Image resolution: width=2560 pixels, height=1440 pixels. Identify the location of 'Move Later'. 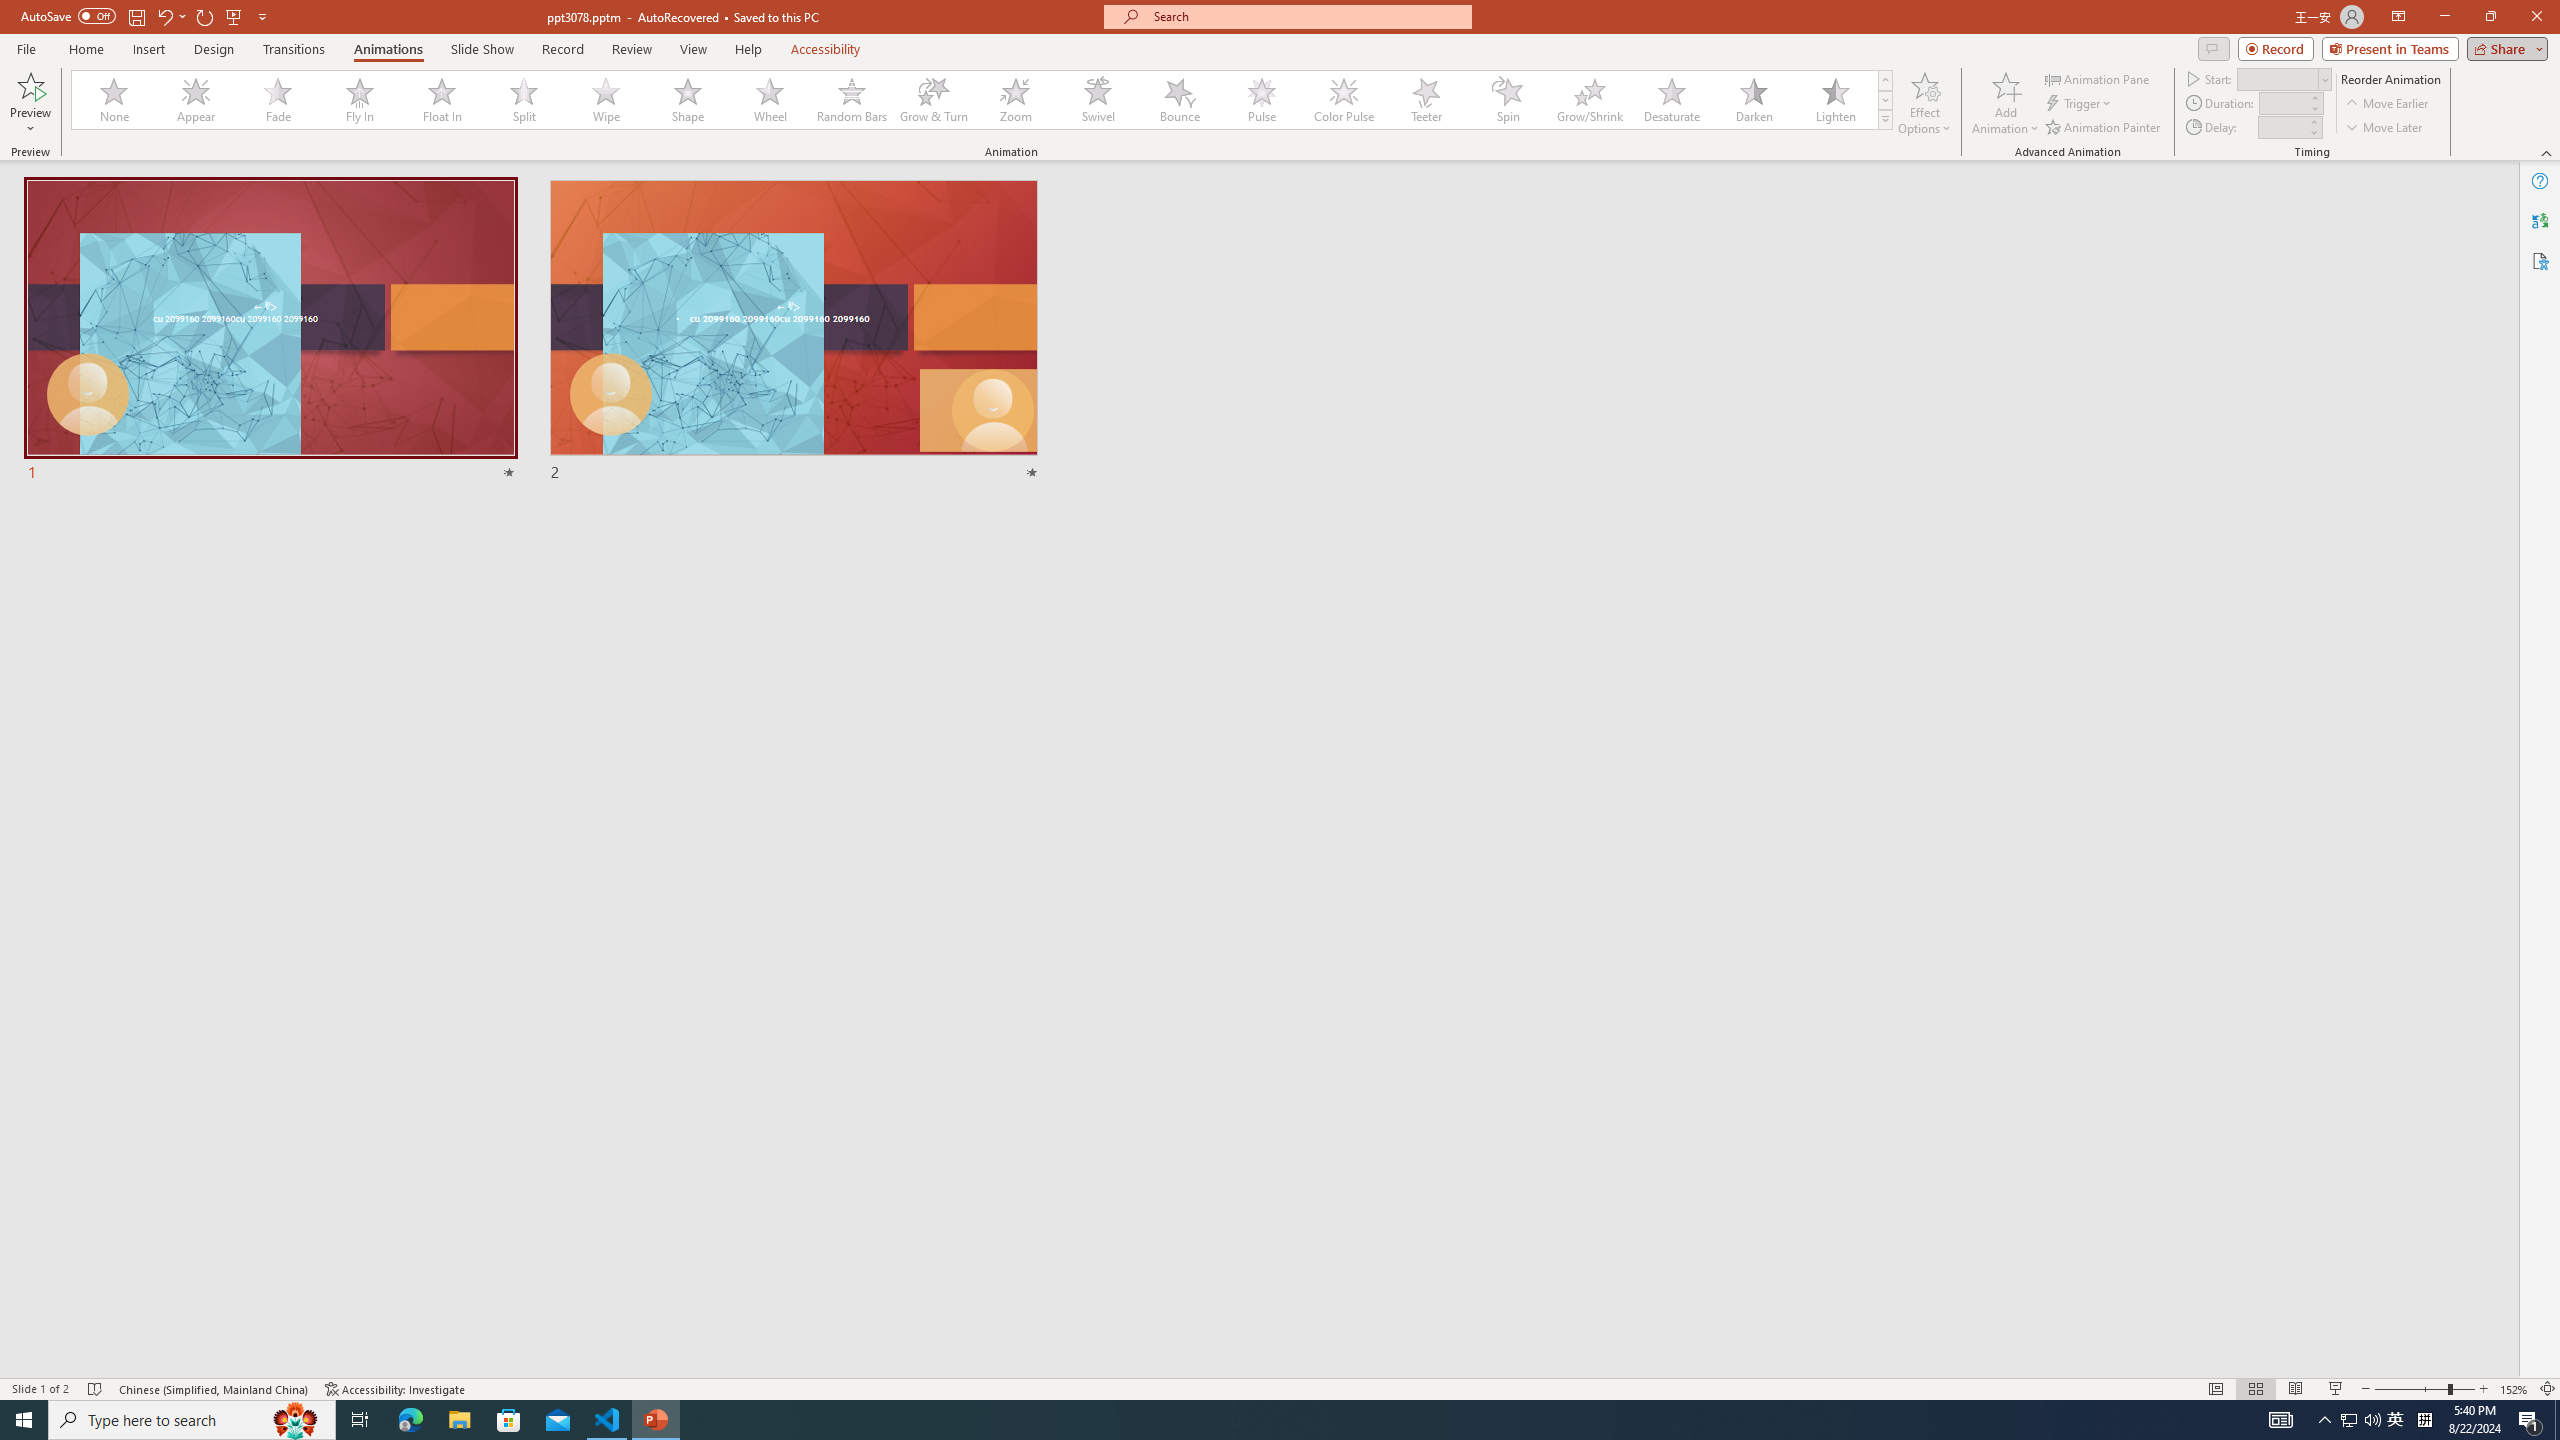
(2384, 127).